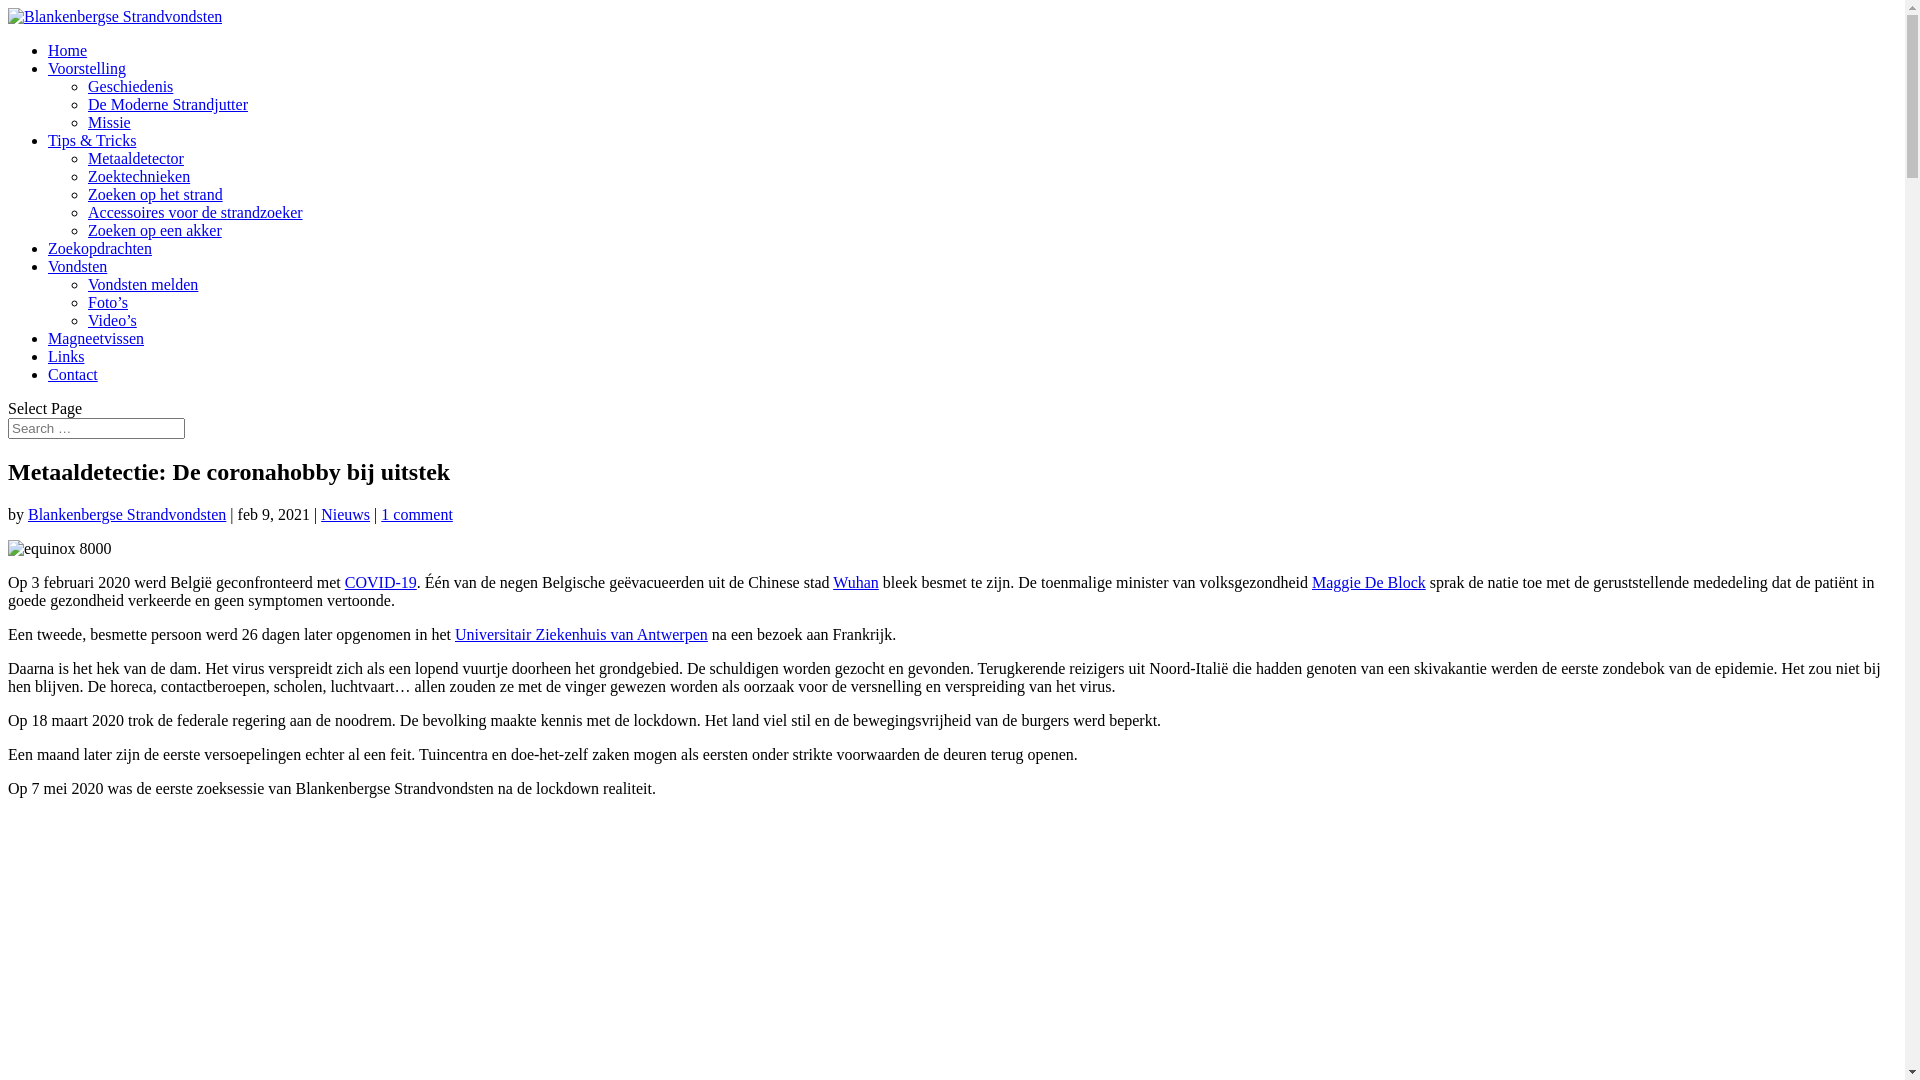  Describe the element at coordinates (67, 49) in the screenshot. I see `'Home'` at that location.